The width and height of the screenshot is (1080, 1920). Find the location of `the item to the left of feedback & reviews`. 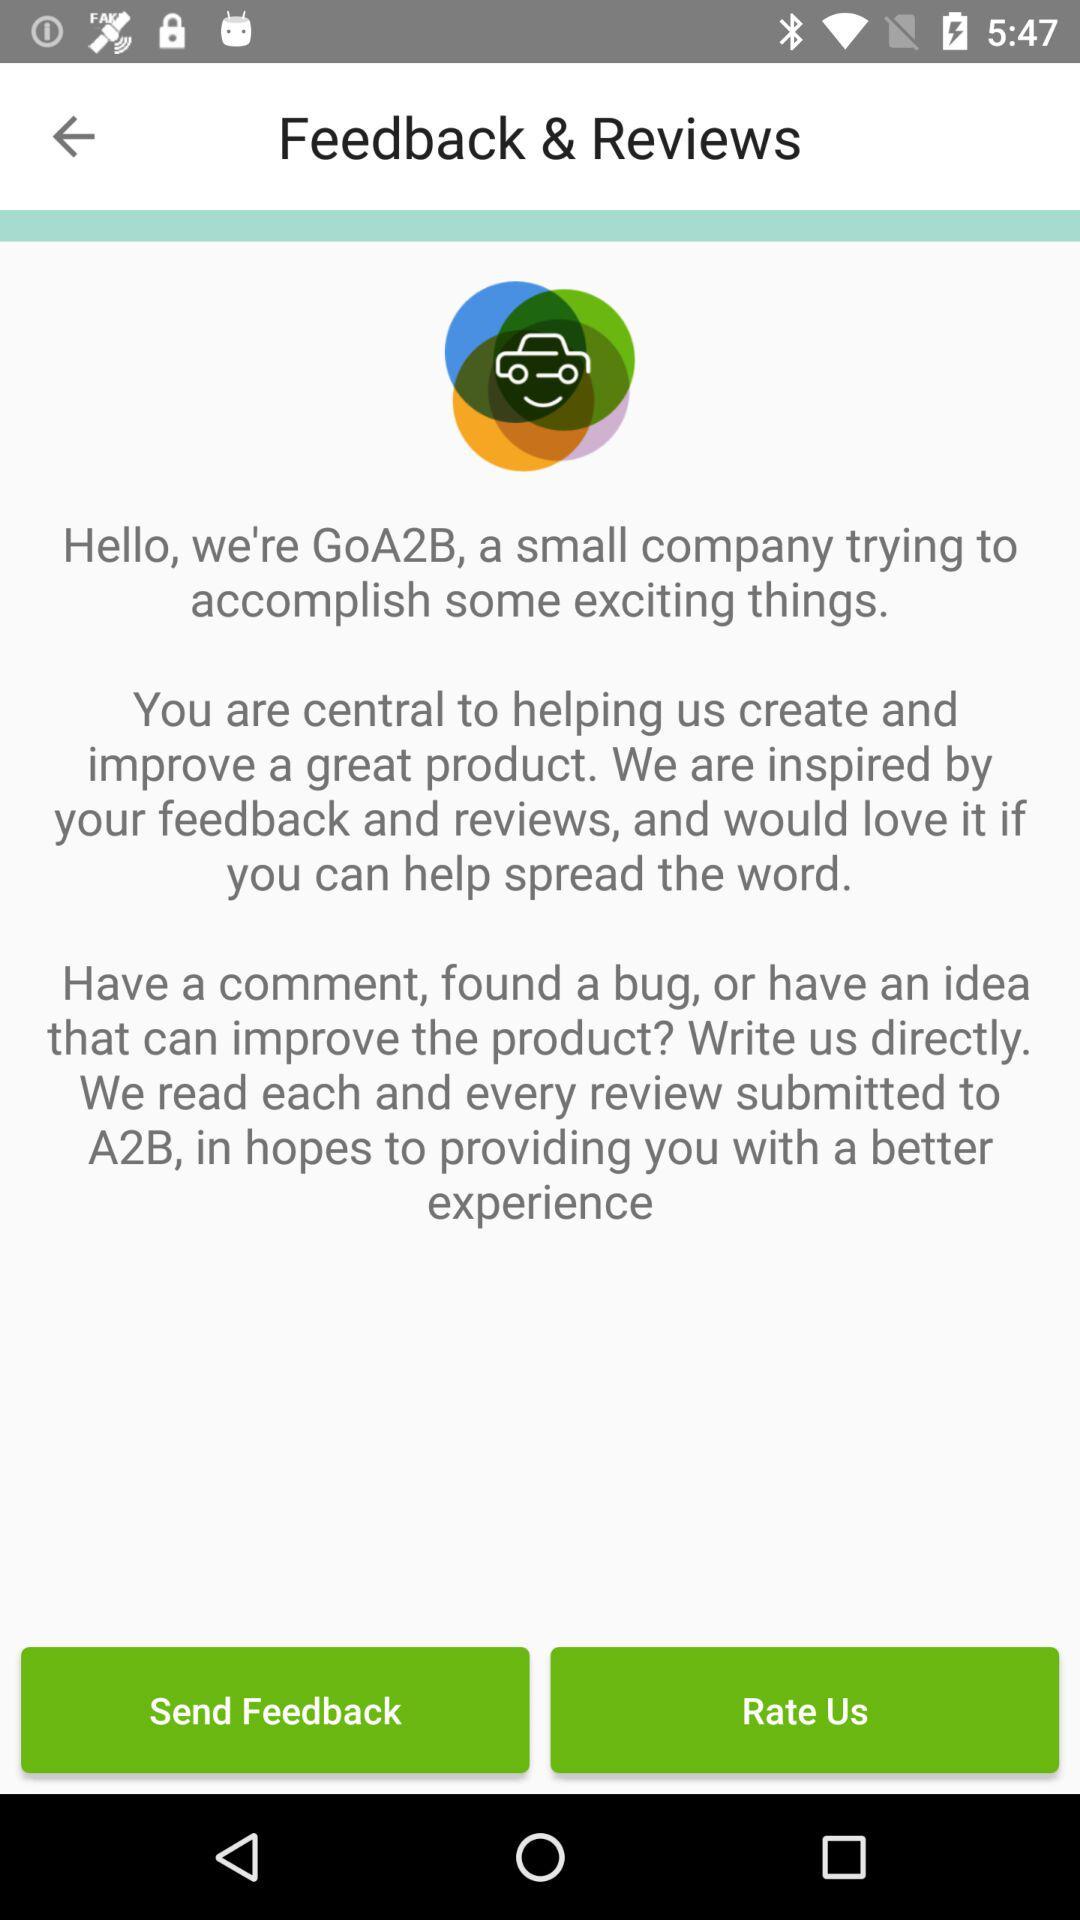

the item to the left of feedback & reviews is located at coordinates (72, 135).